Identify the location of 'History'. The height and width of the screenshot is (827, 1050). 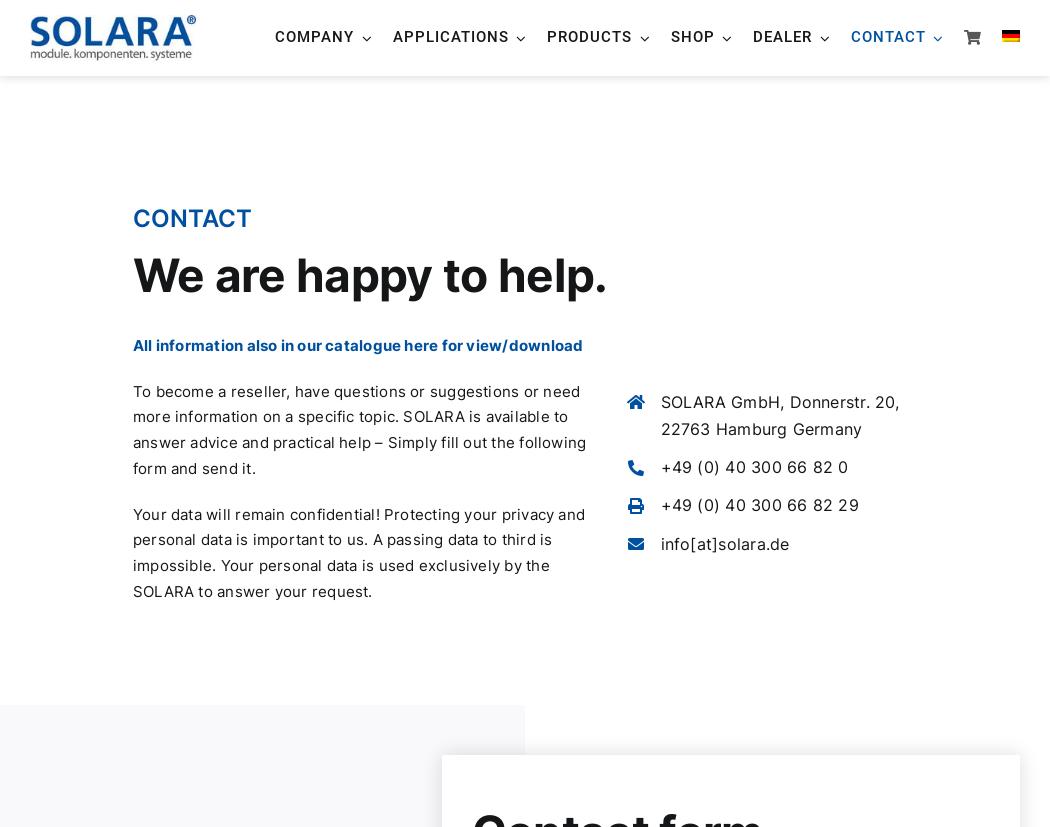
(328, 267).